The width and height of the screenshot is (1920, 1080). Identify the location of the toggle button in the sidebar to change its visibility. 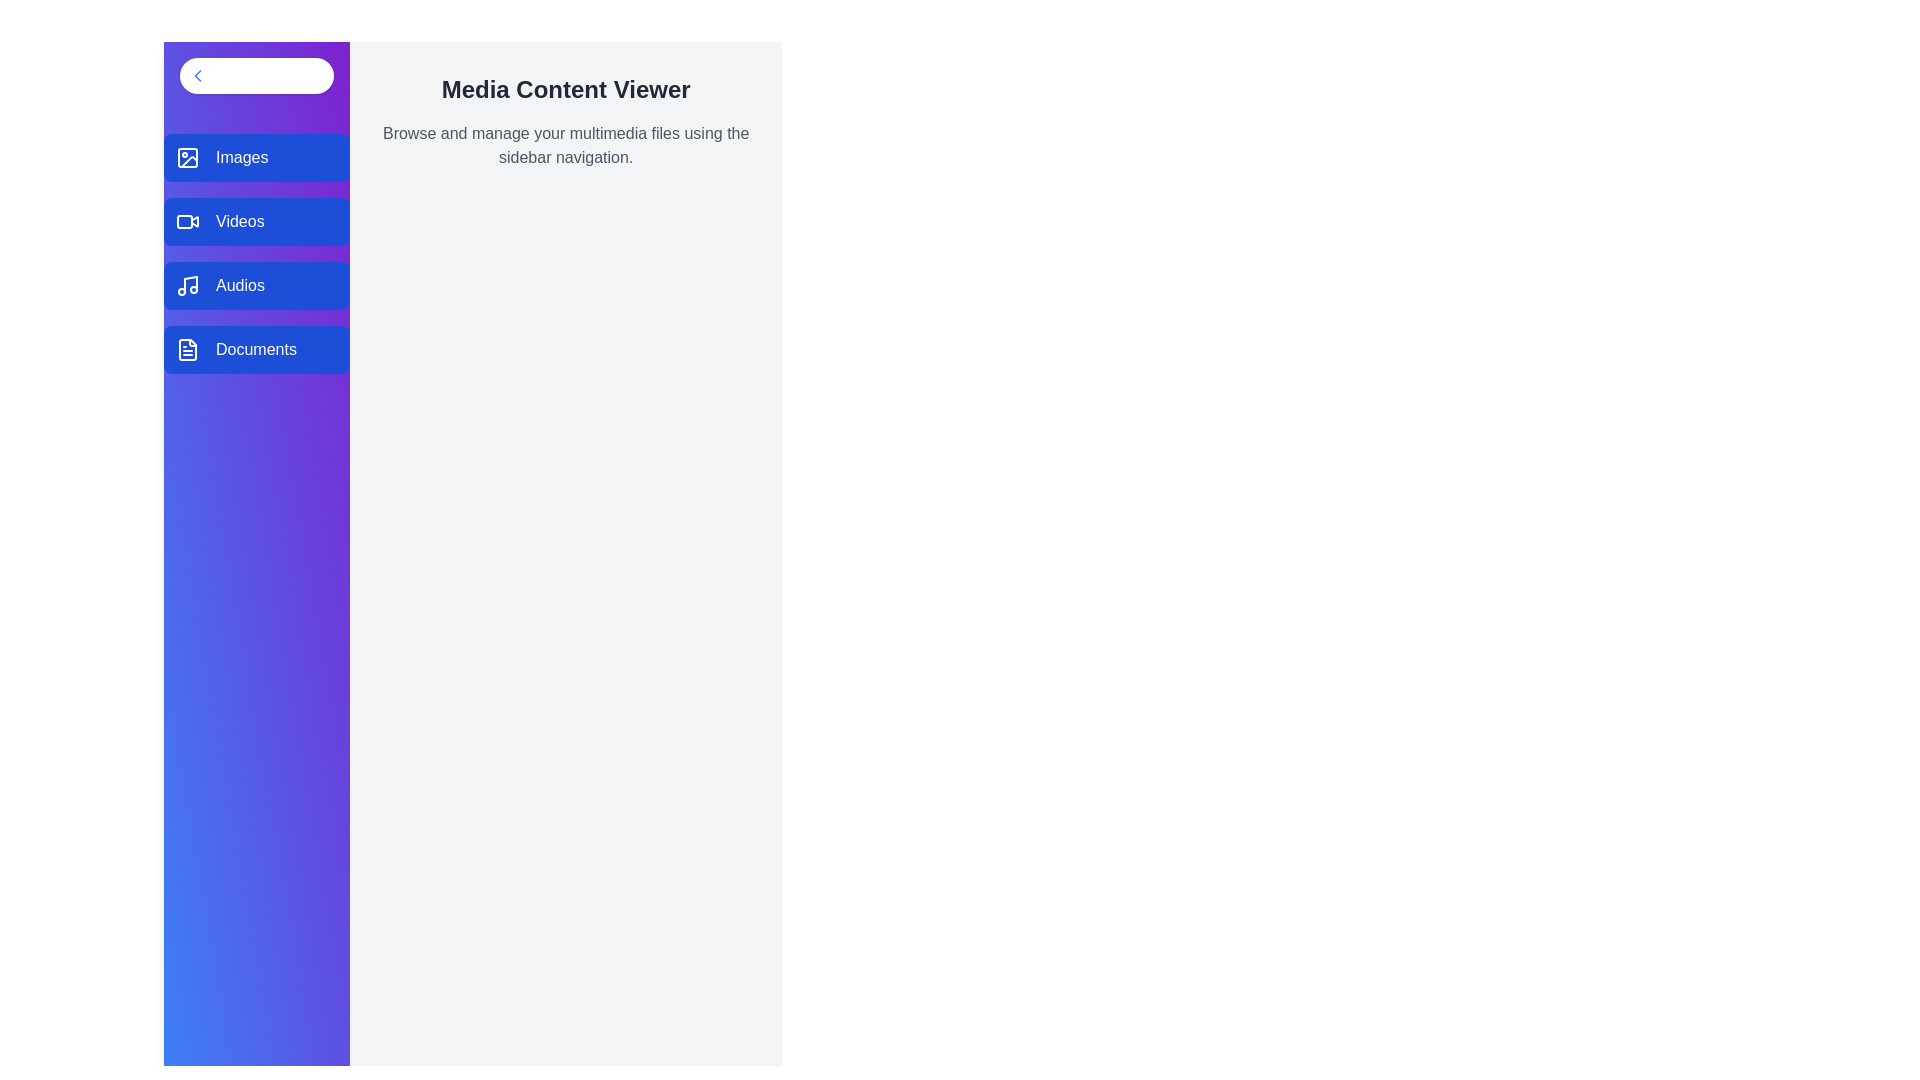
(256, 75).